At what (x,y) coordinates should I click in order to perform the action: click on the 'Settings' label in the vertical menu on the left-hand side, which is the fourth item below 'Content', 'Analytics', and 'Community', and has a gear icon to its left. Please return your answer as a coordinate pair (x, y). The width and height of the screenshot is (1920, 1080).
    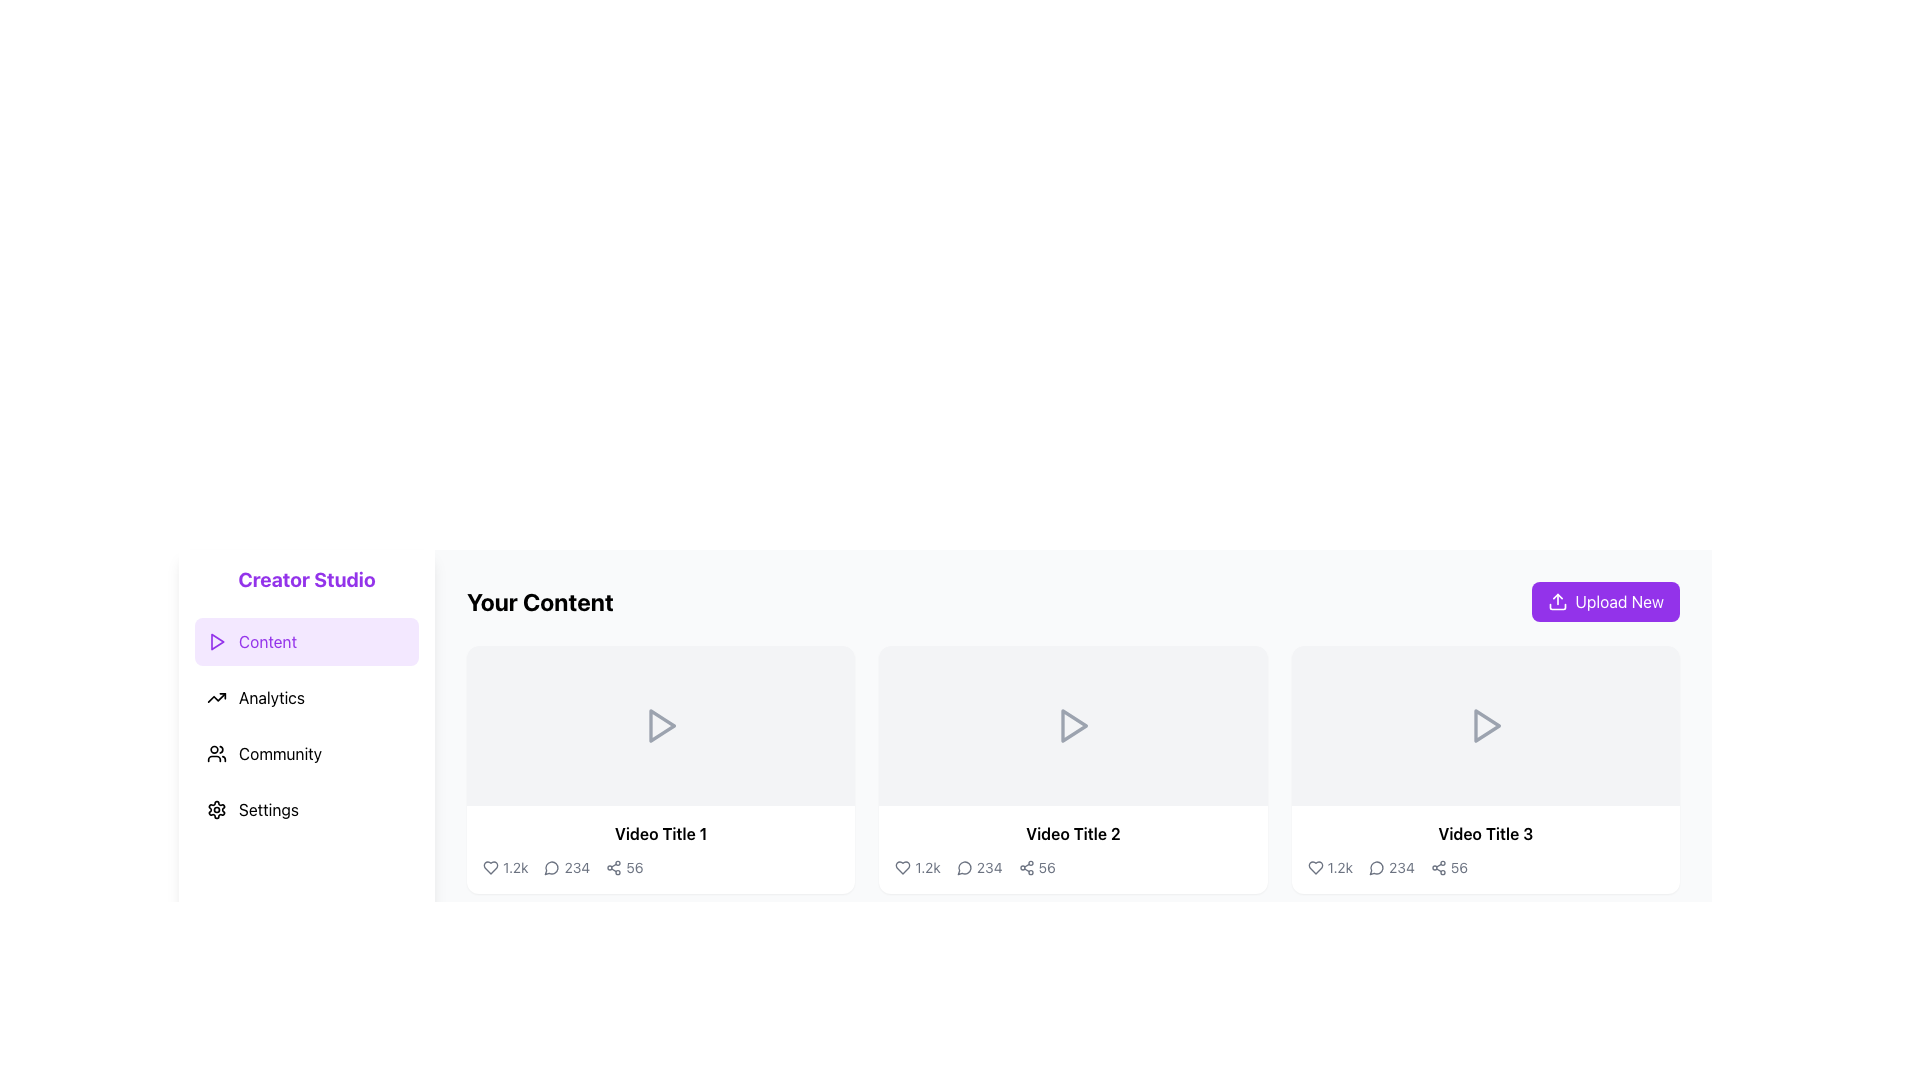
    Looking at the image, I should click on (267, 810).